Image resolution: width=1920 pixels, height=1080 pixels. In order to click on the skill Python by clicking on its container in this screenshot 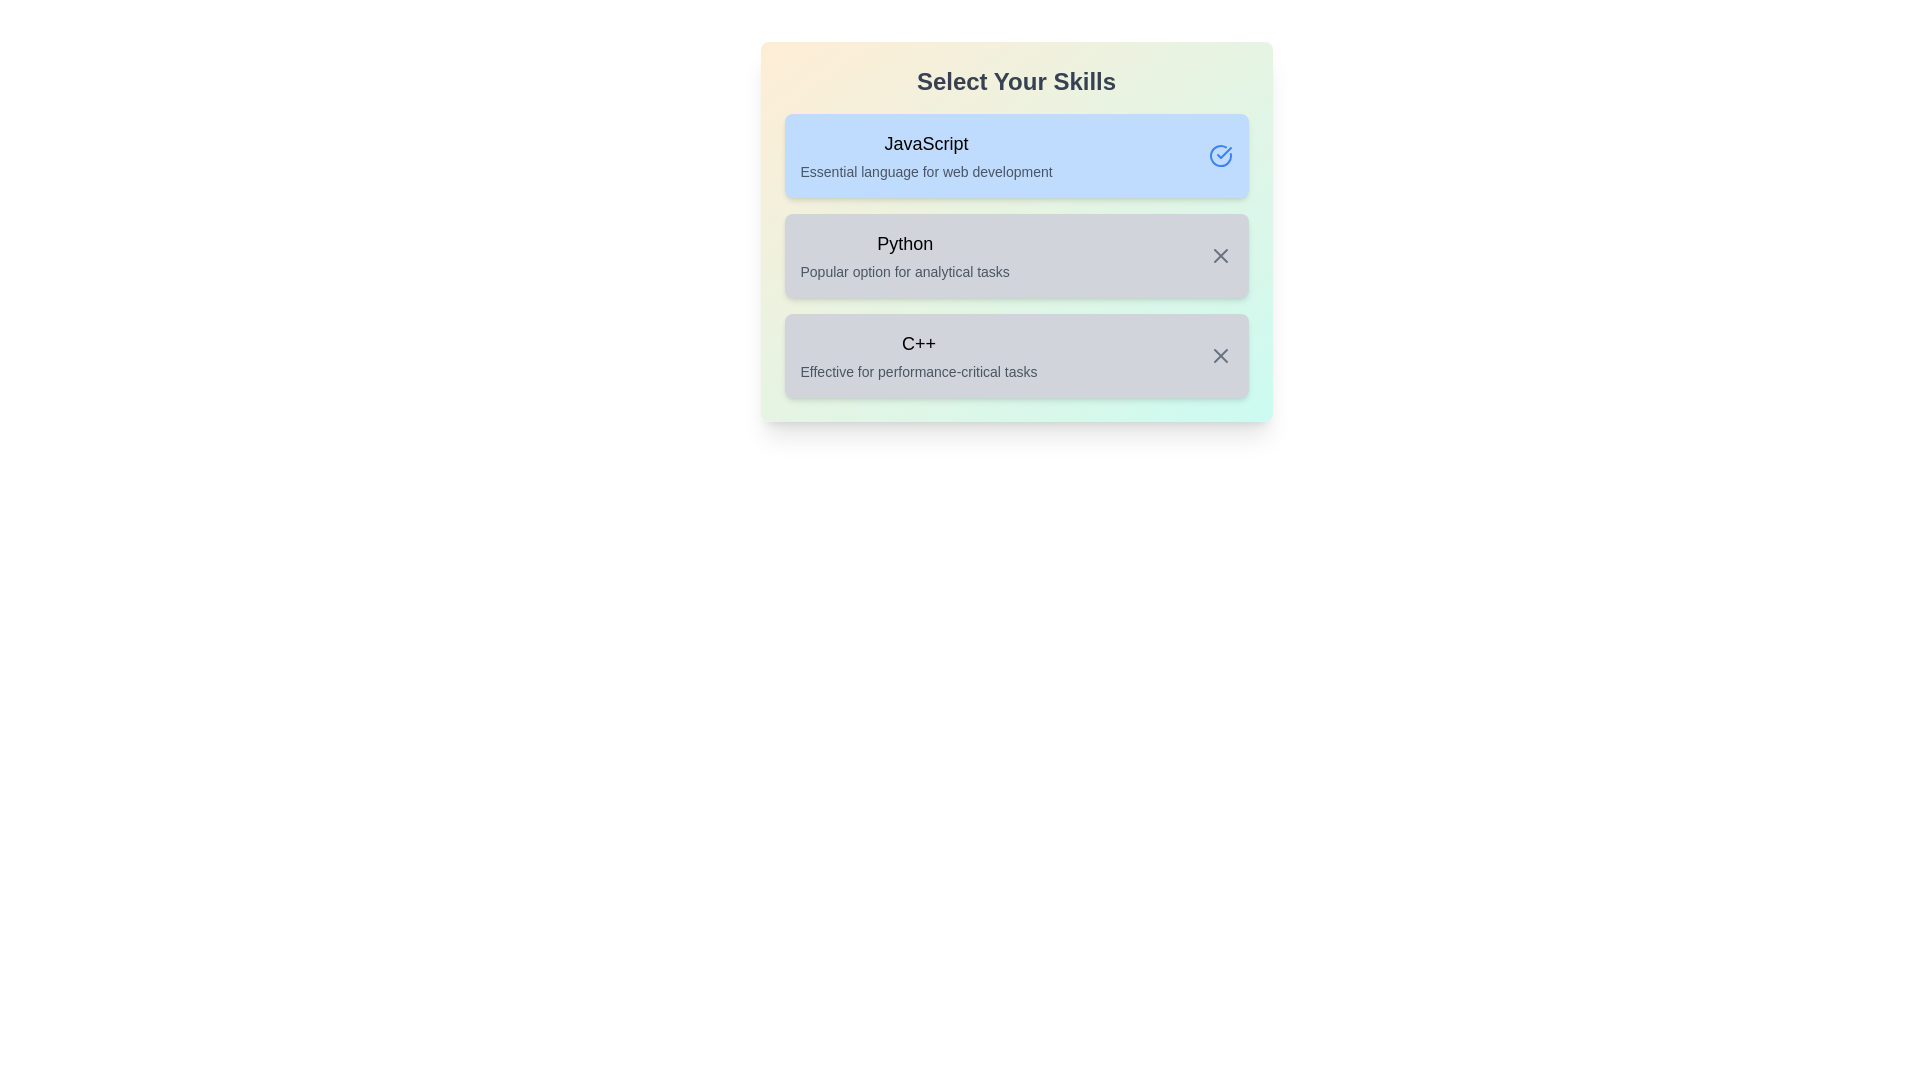, I will do `click(1016, 254)`.